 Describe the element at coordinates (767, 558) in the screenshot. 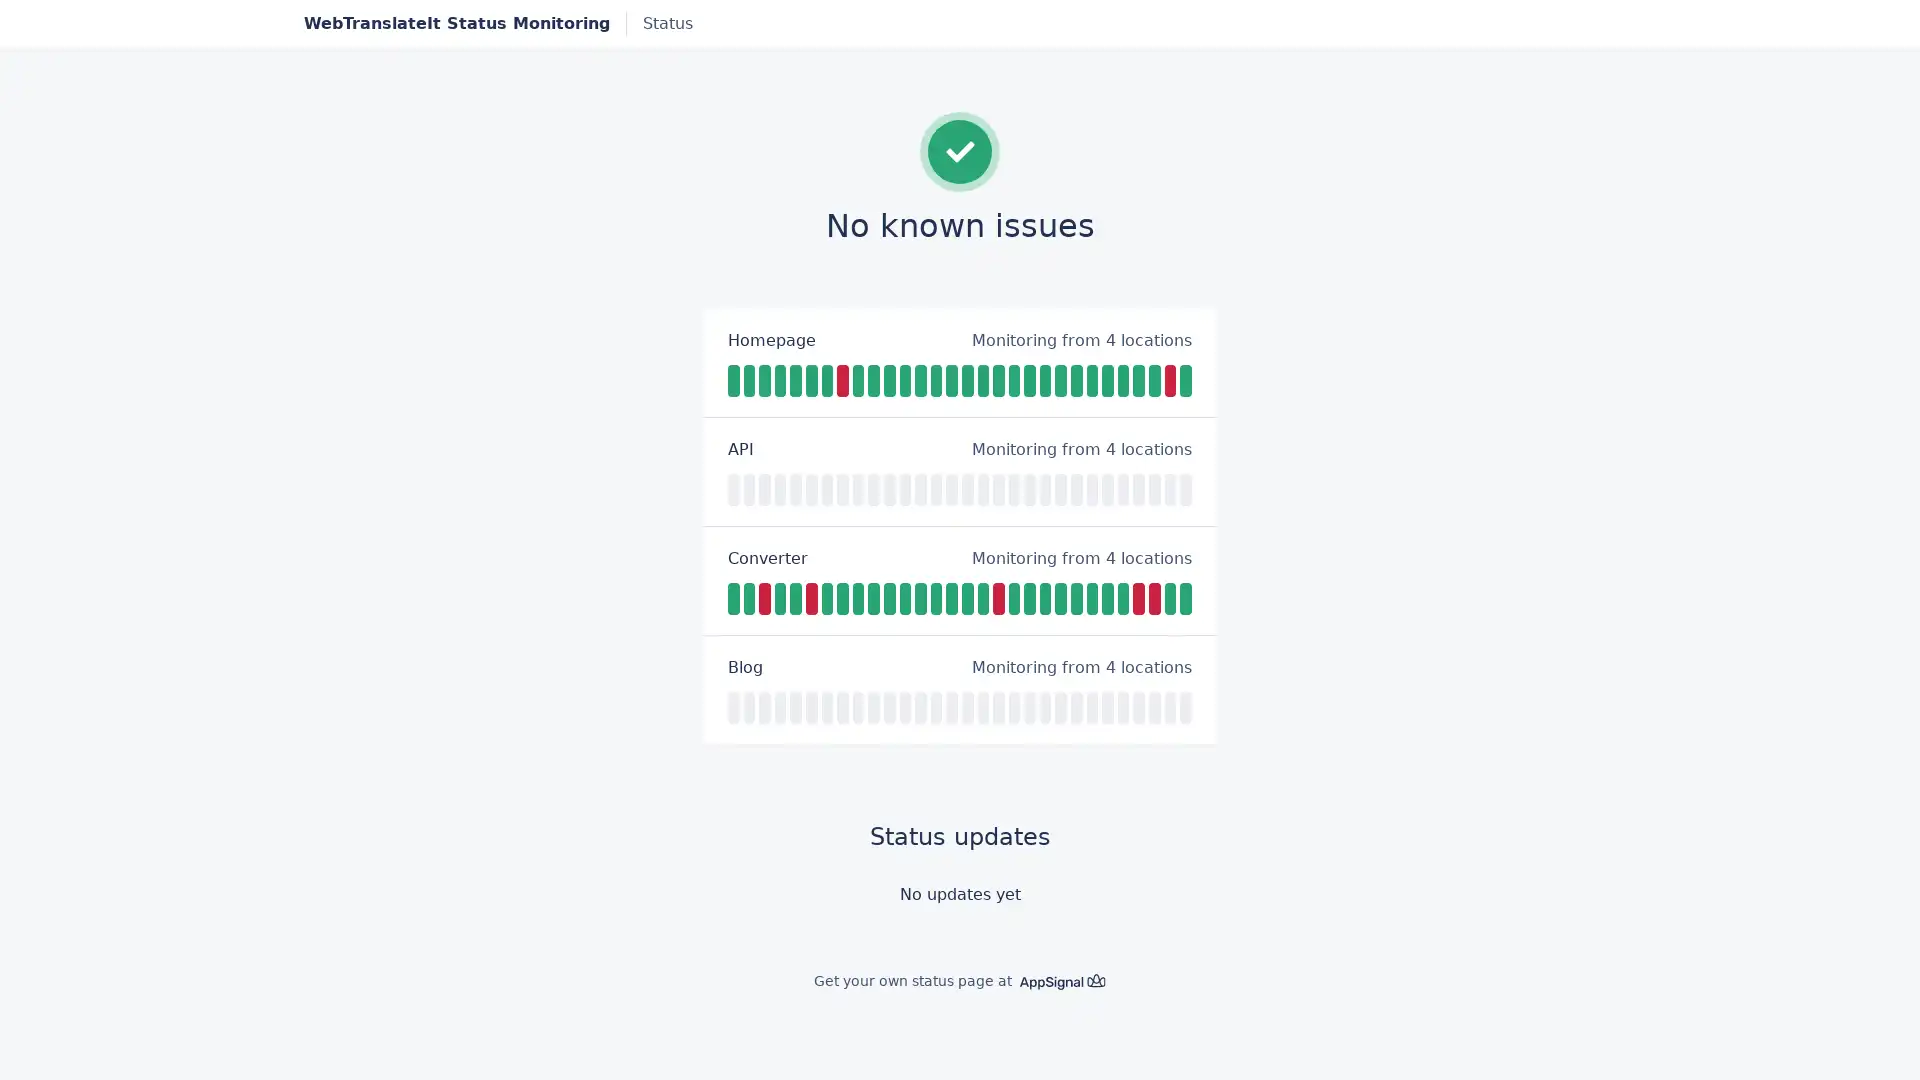

I see `Converter` at that location.